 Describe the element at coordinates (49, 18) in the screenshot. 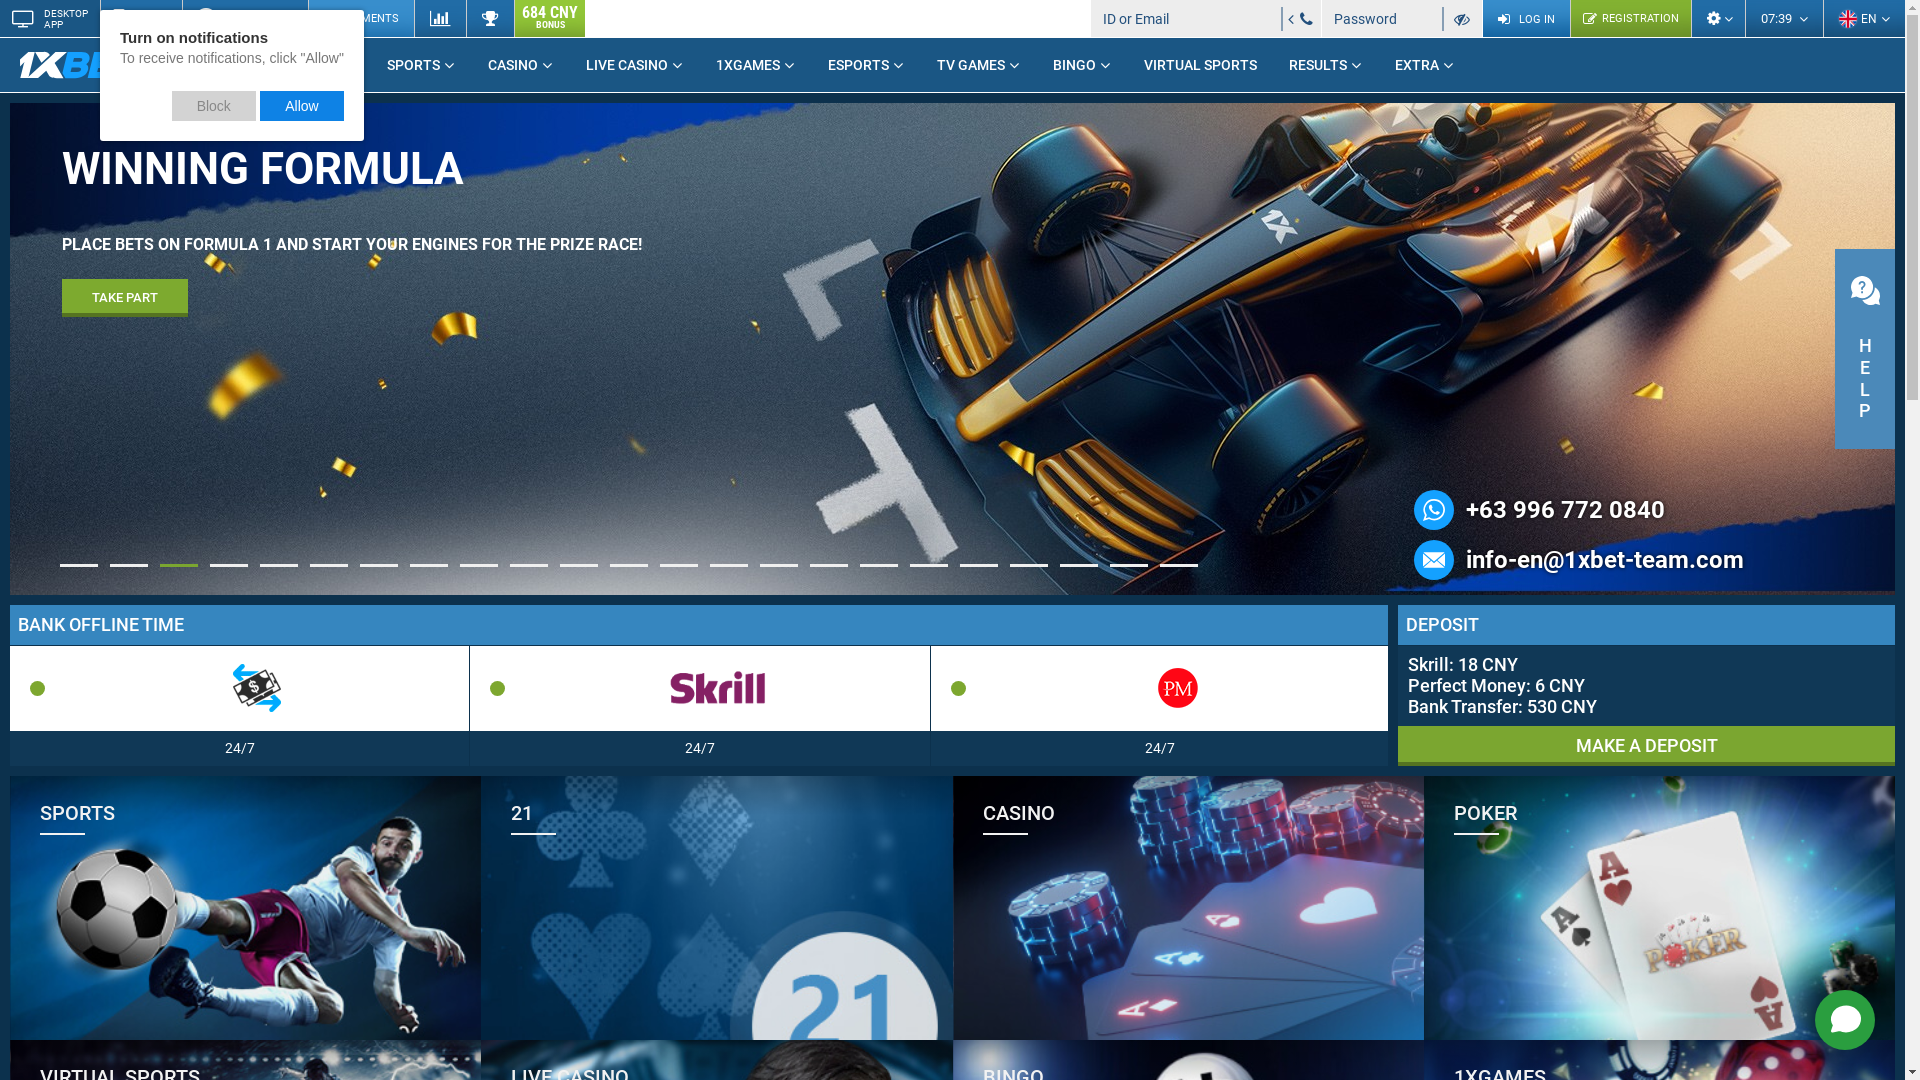

I see `'DESKTOP` at that location.